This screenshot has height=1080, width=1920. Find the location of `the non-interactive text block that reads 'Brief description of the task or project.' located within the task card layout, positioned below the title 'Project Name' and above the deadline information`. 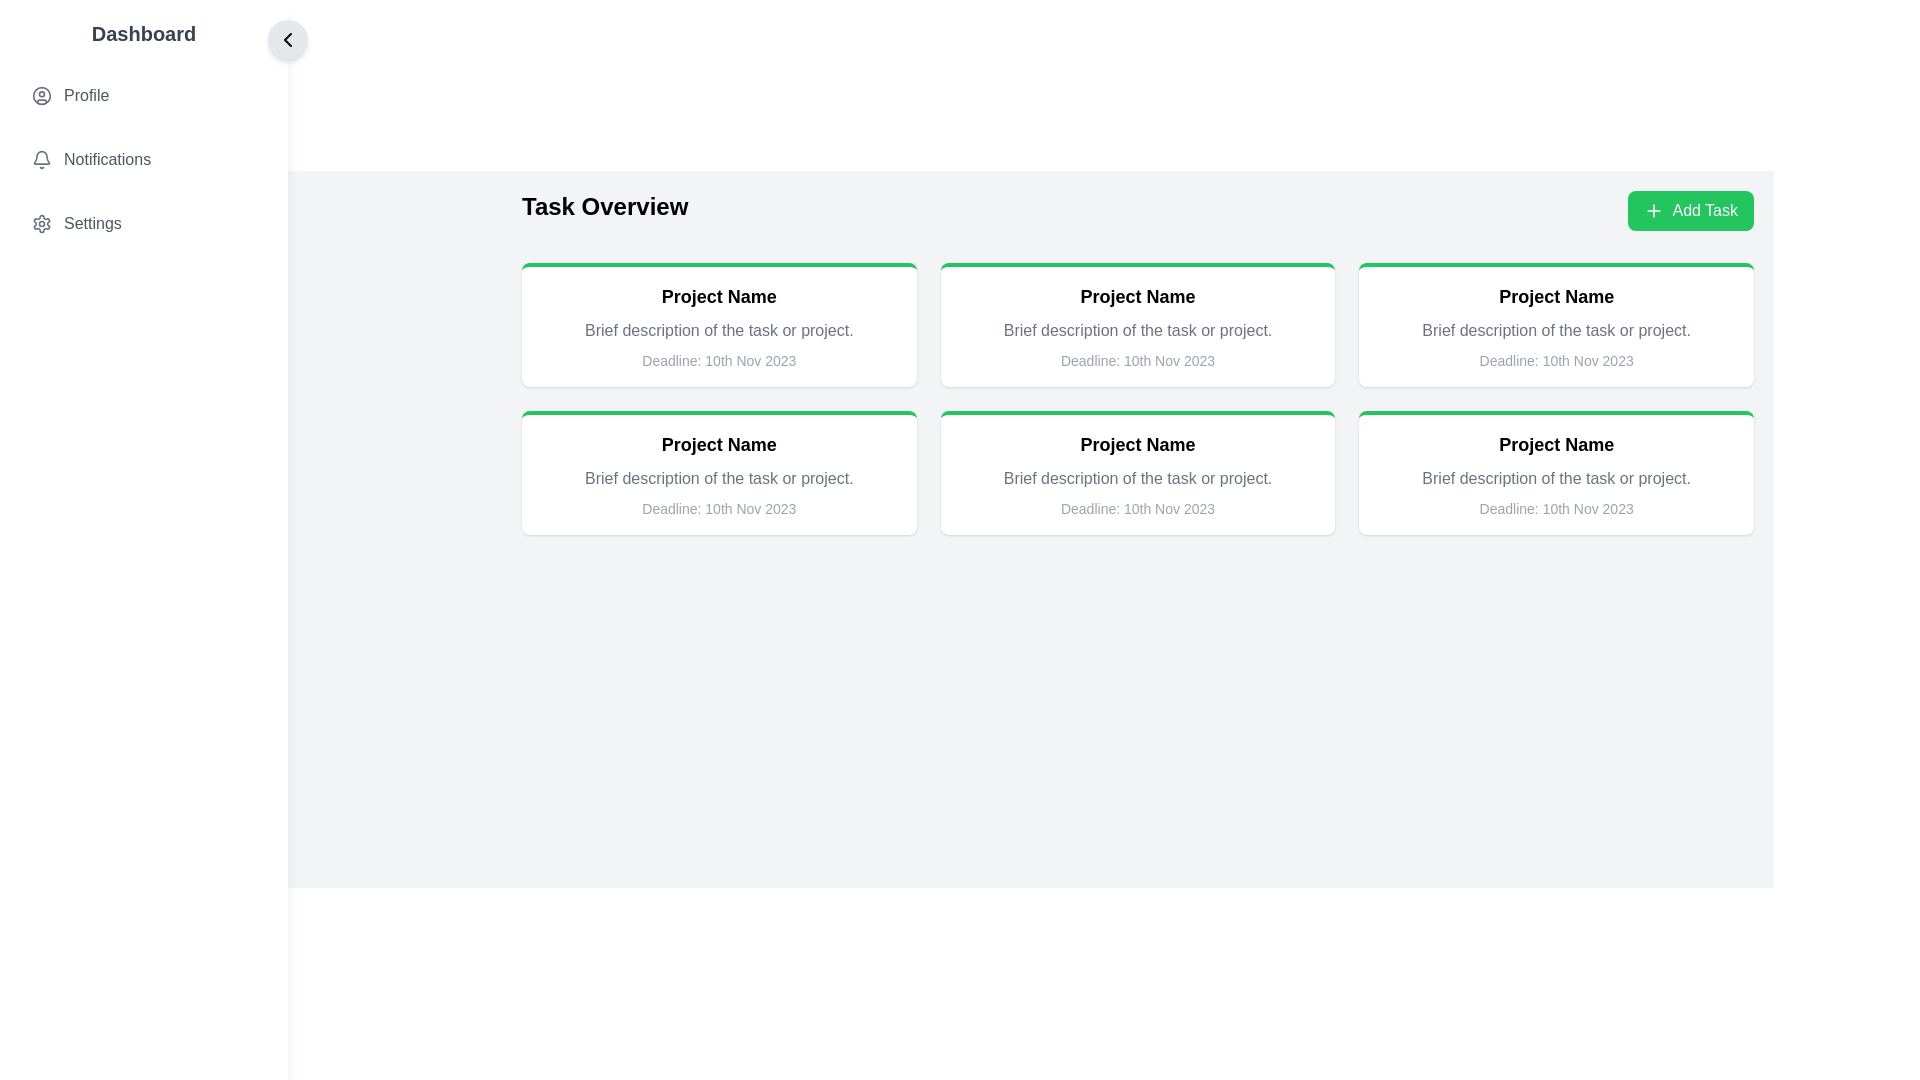

the non-interactive text block that reads 'Brief description of the task or project.' located within the task card layout, positioned below the title 'Project Name' and above the deadline information is located at coordinates (1555, 330).